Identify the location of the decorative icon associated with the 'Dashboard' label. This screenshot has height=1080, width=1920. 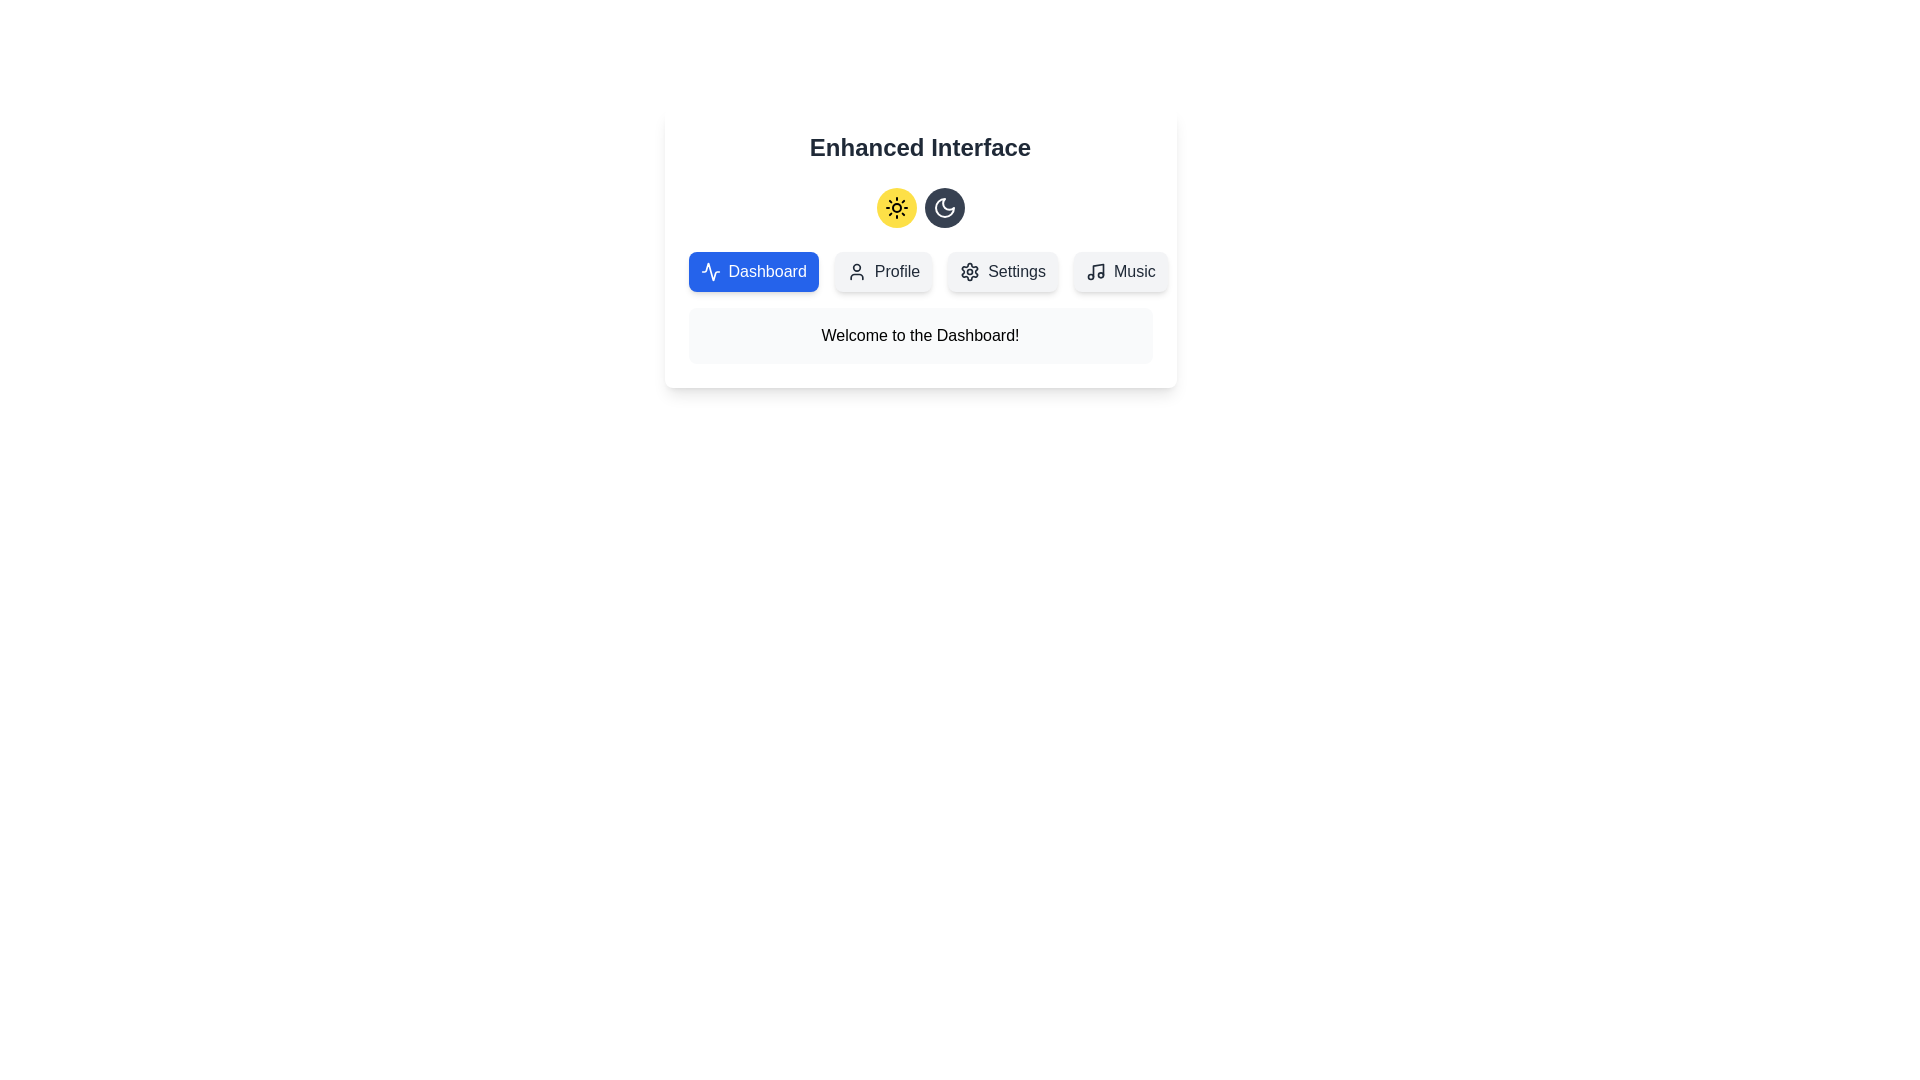
(710, 272).